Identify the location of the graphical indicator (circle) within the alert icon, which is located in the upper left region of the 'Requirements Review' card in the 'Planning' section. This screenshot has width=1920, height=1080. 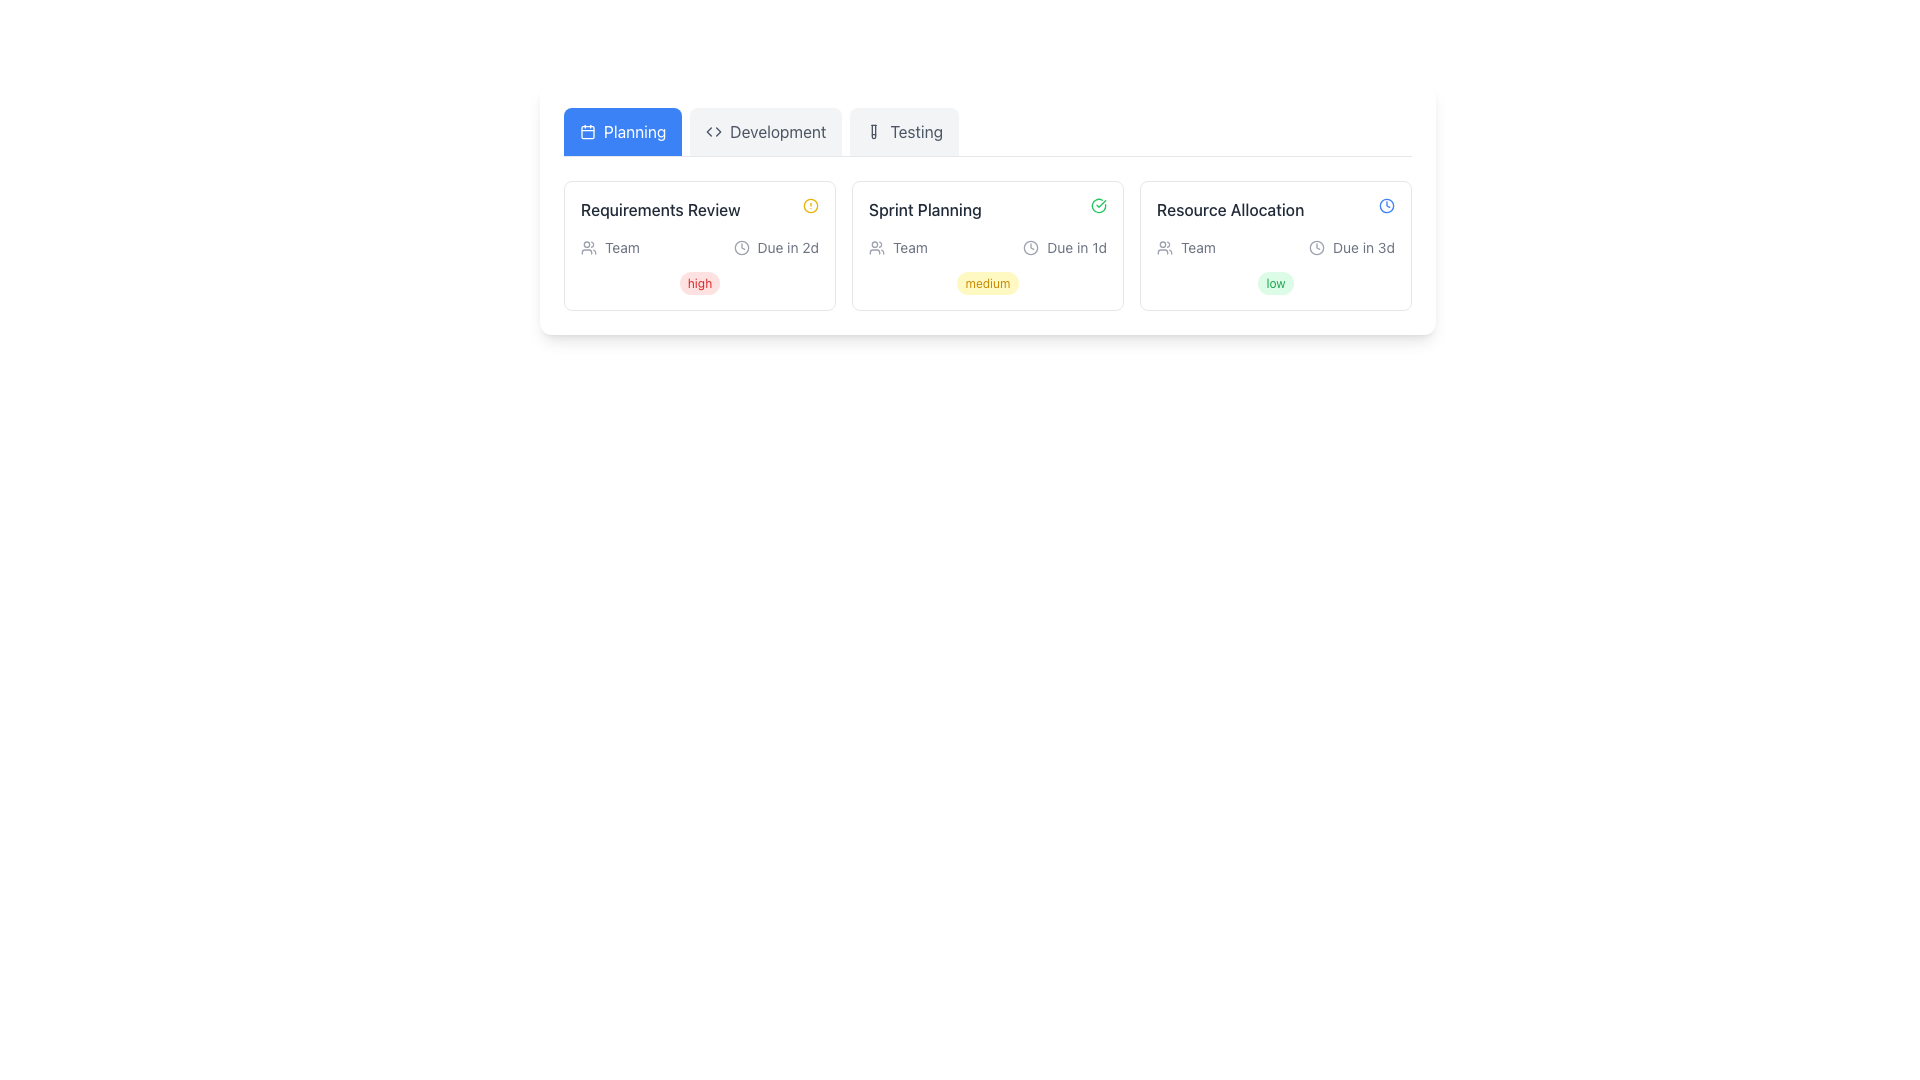
(811, 205).